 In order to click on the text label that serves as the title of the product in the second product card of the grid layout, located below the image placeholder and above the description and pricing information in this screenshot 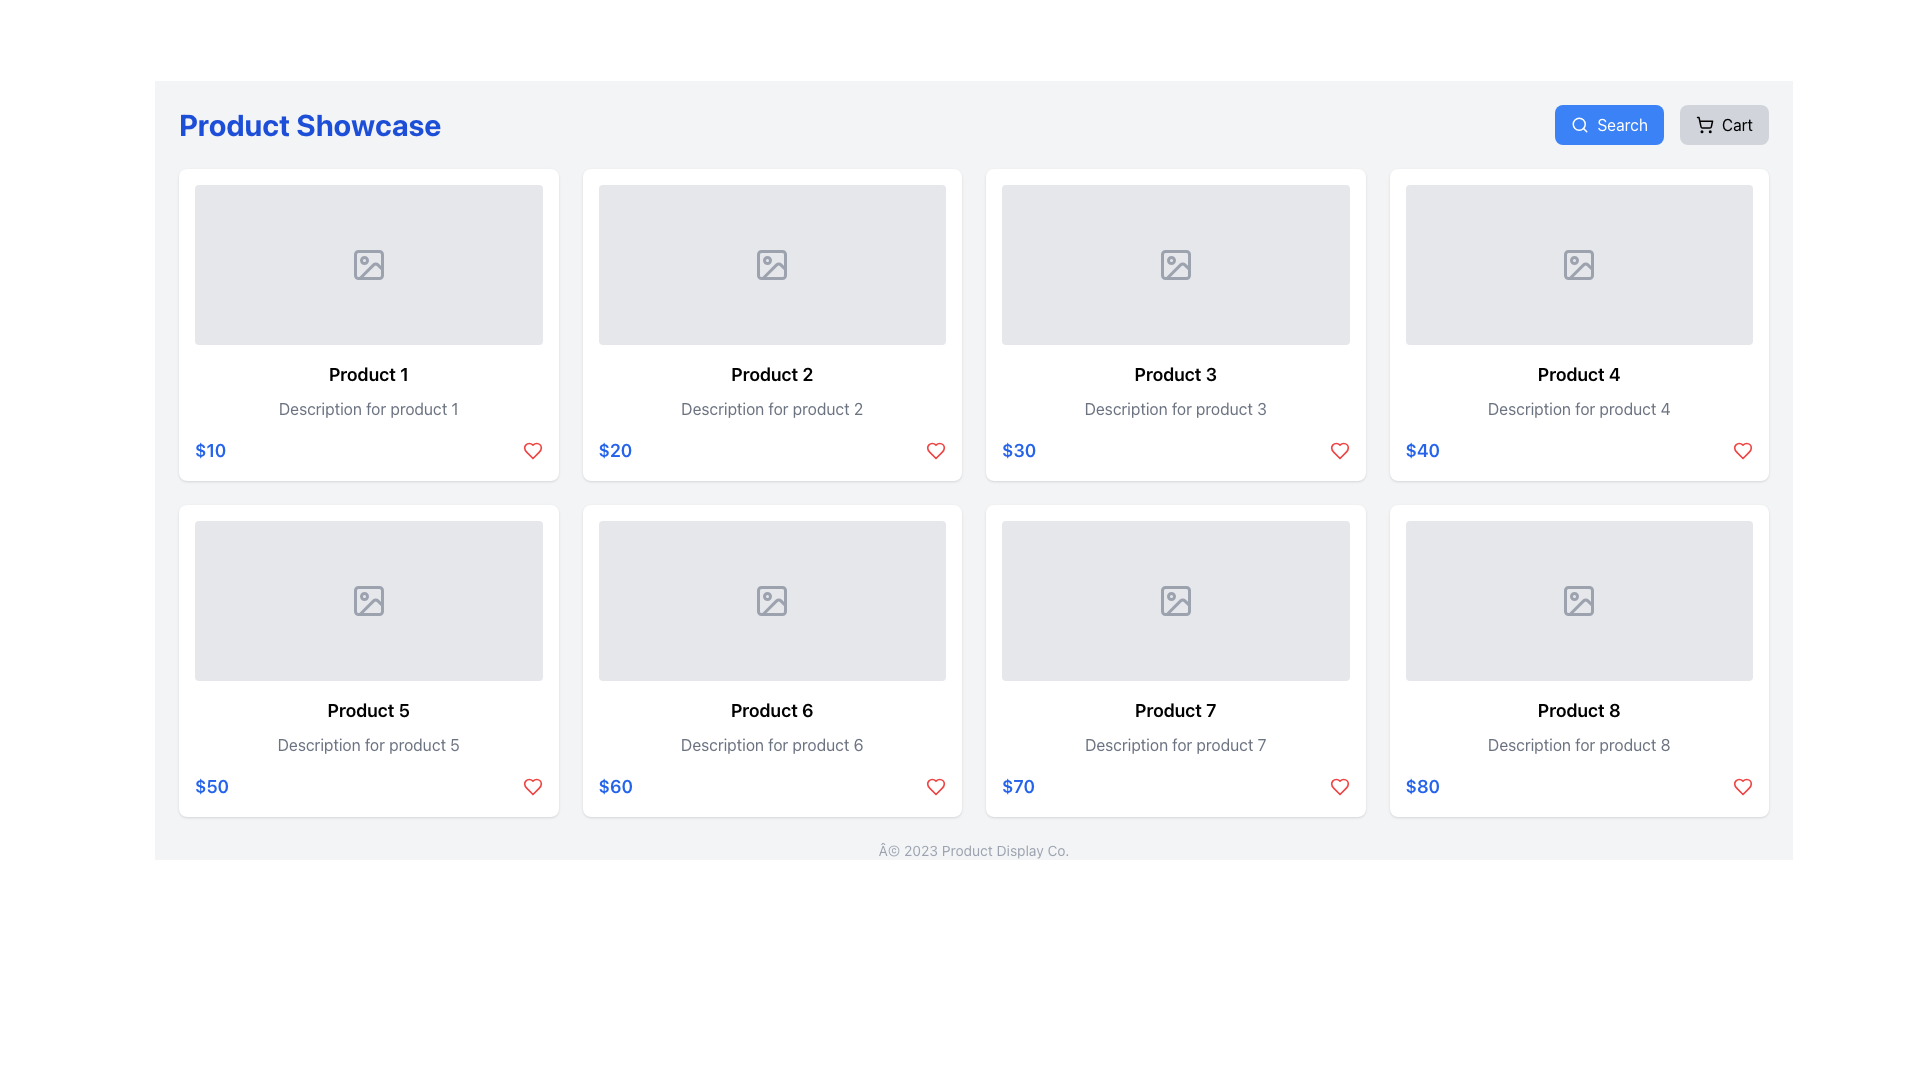, I will do `click(771, 374)`.